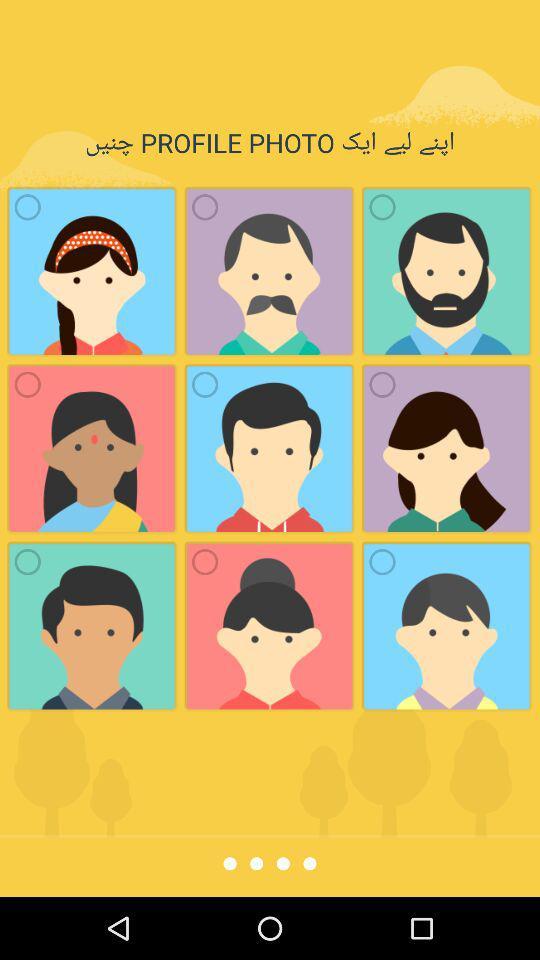 The height and width of the screenshot is (960, 540). What do you see at coordinates (27, 383) in the screenshot?
I see `the first icon in the second row` at bounding box center [27, 383].